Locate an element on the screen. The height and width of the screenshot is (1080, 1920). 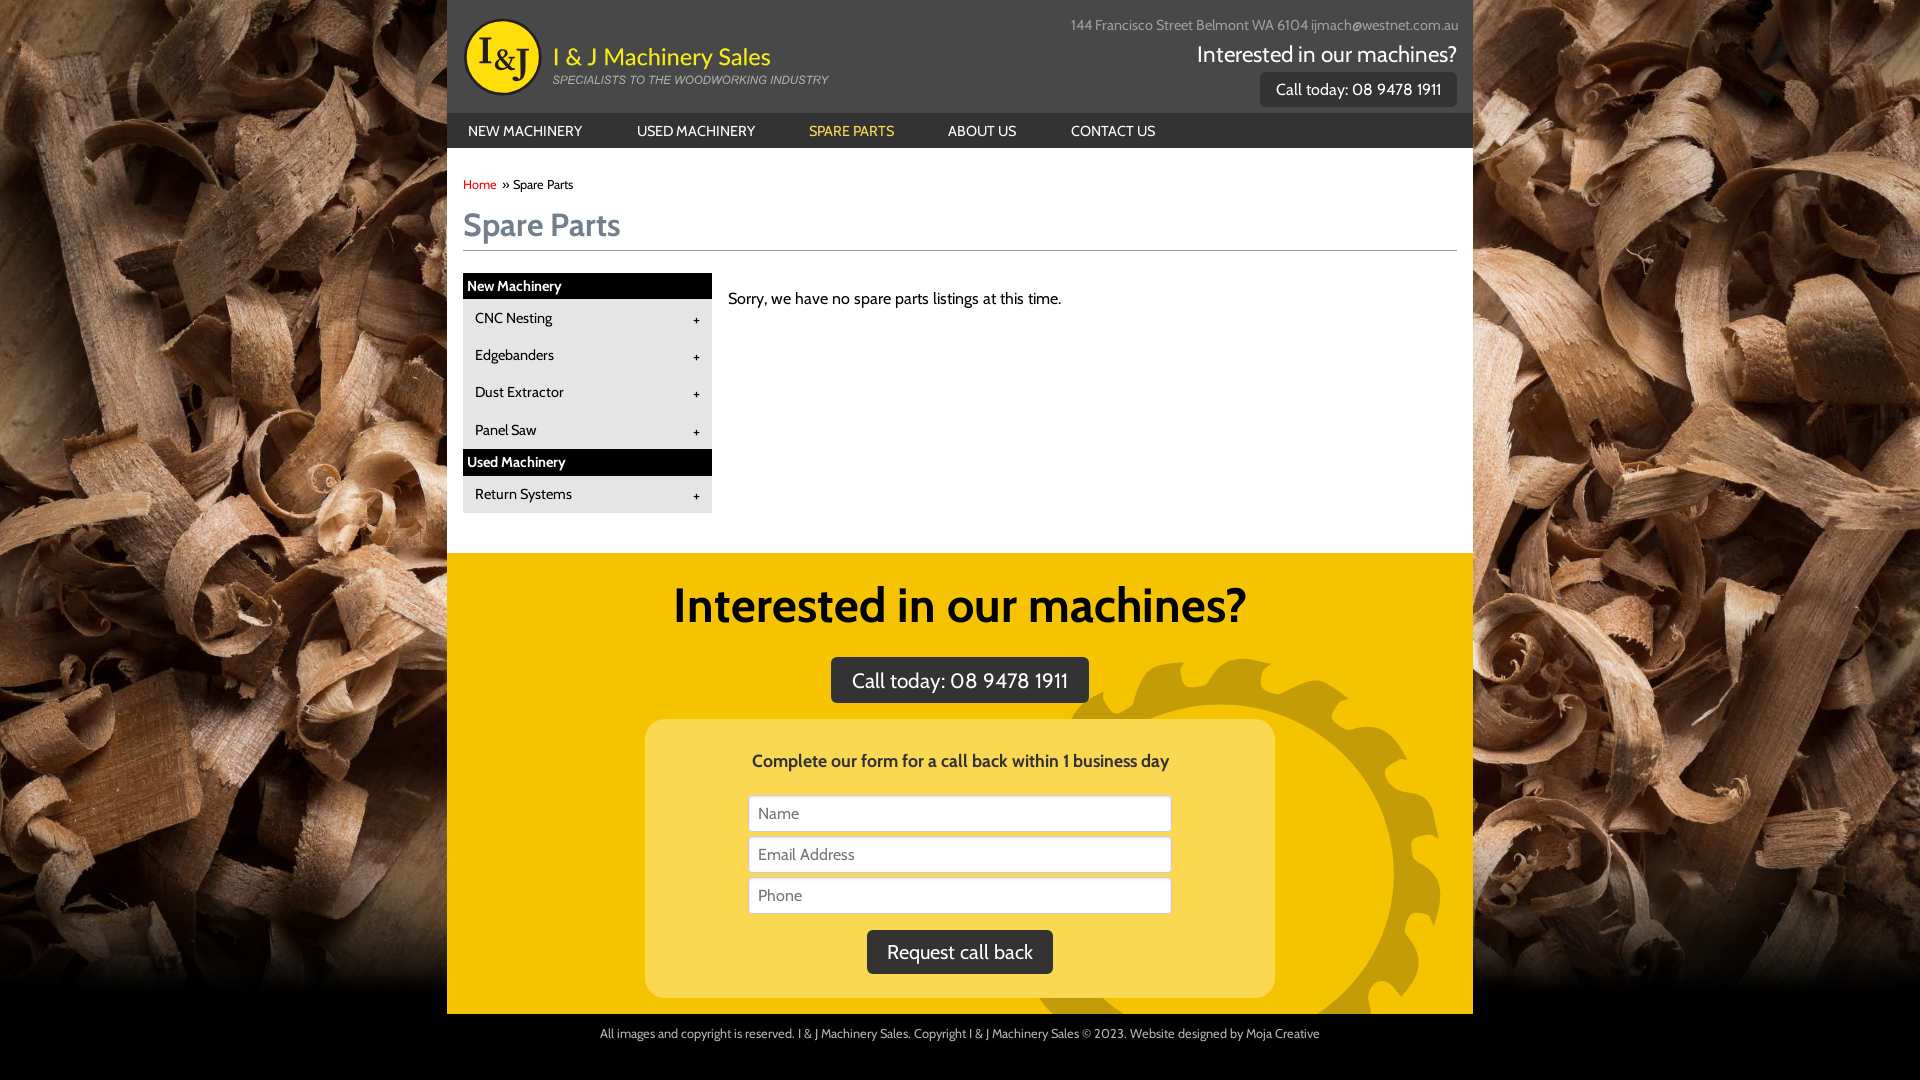
'I & J Machinery Sales' is located at coordinates (647, 55).